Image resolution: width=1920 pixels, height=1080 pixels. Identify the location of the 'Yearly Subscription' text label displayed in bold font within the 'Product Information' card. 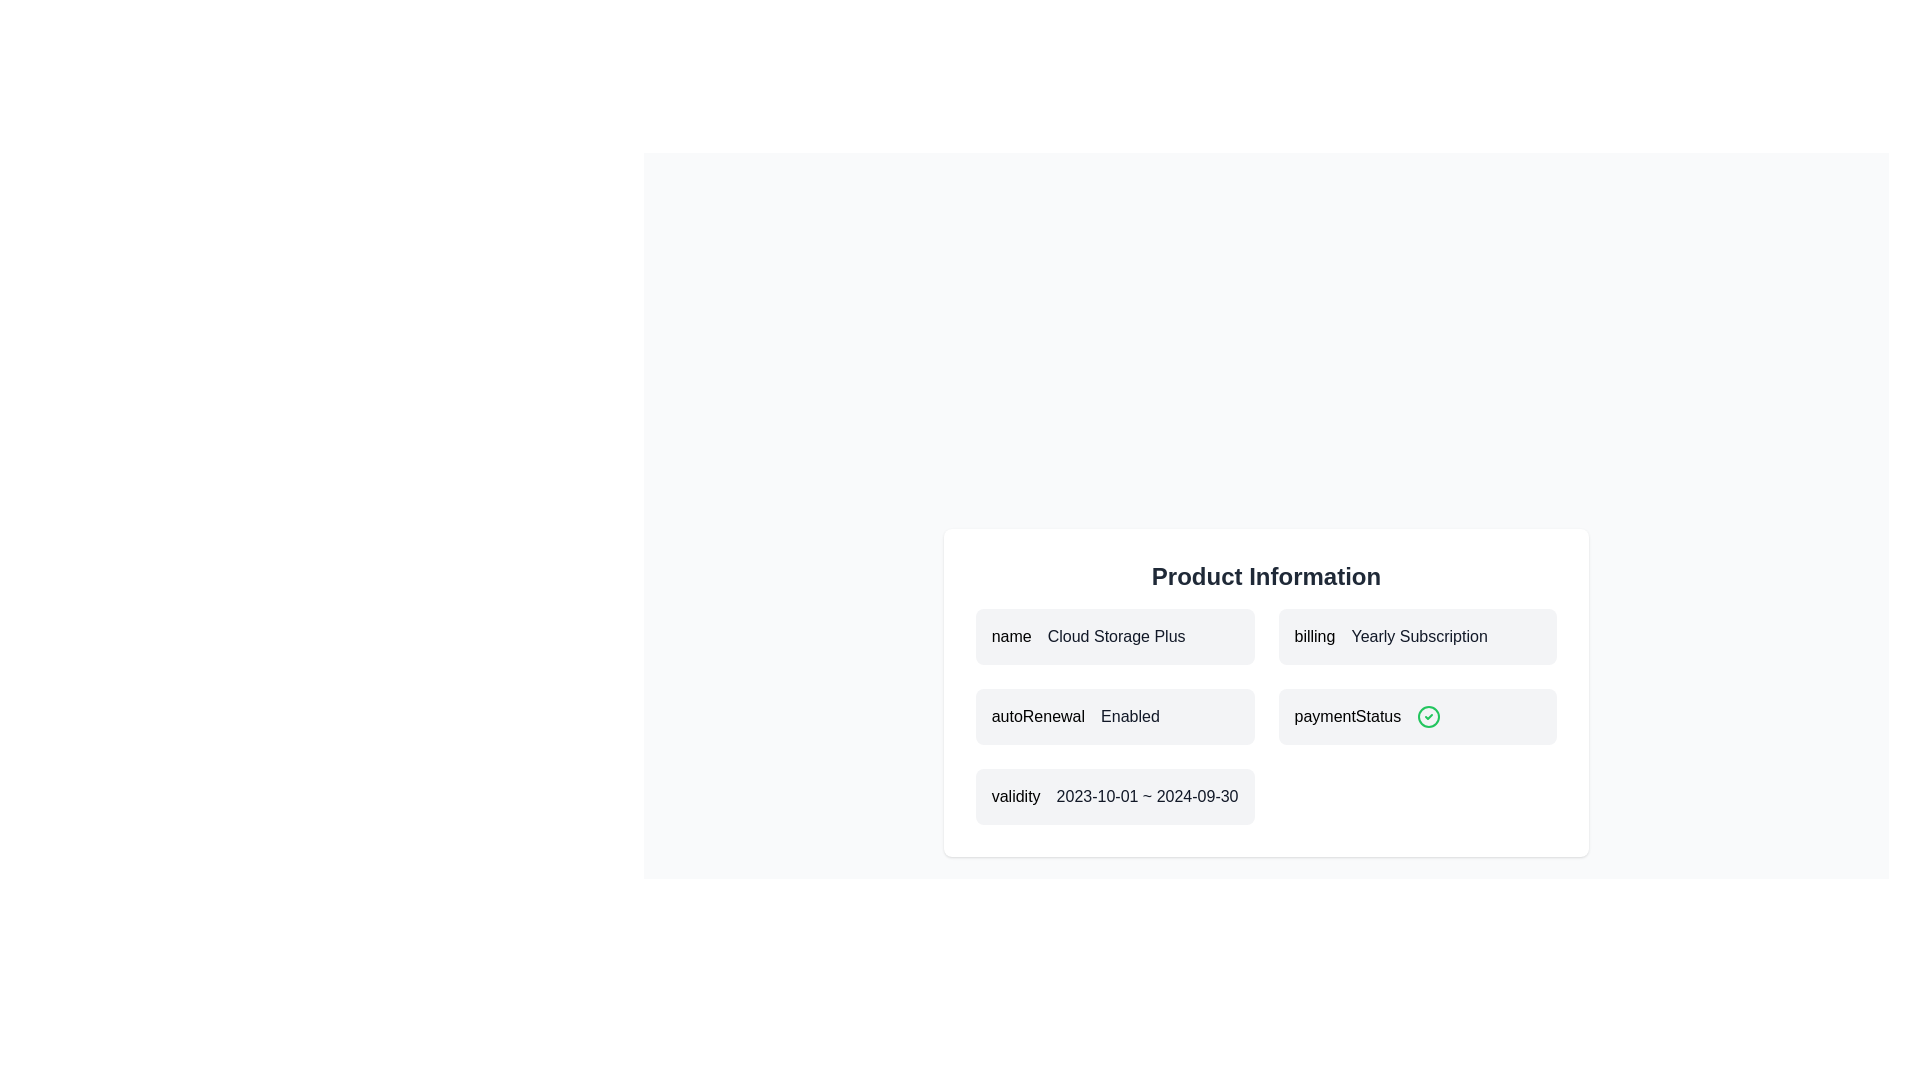
(1418, 636).